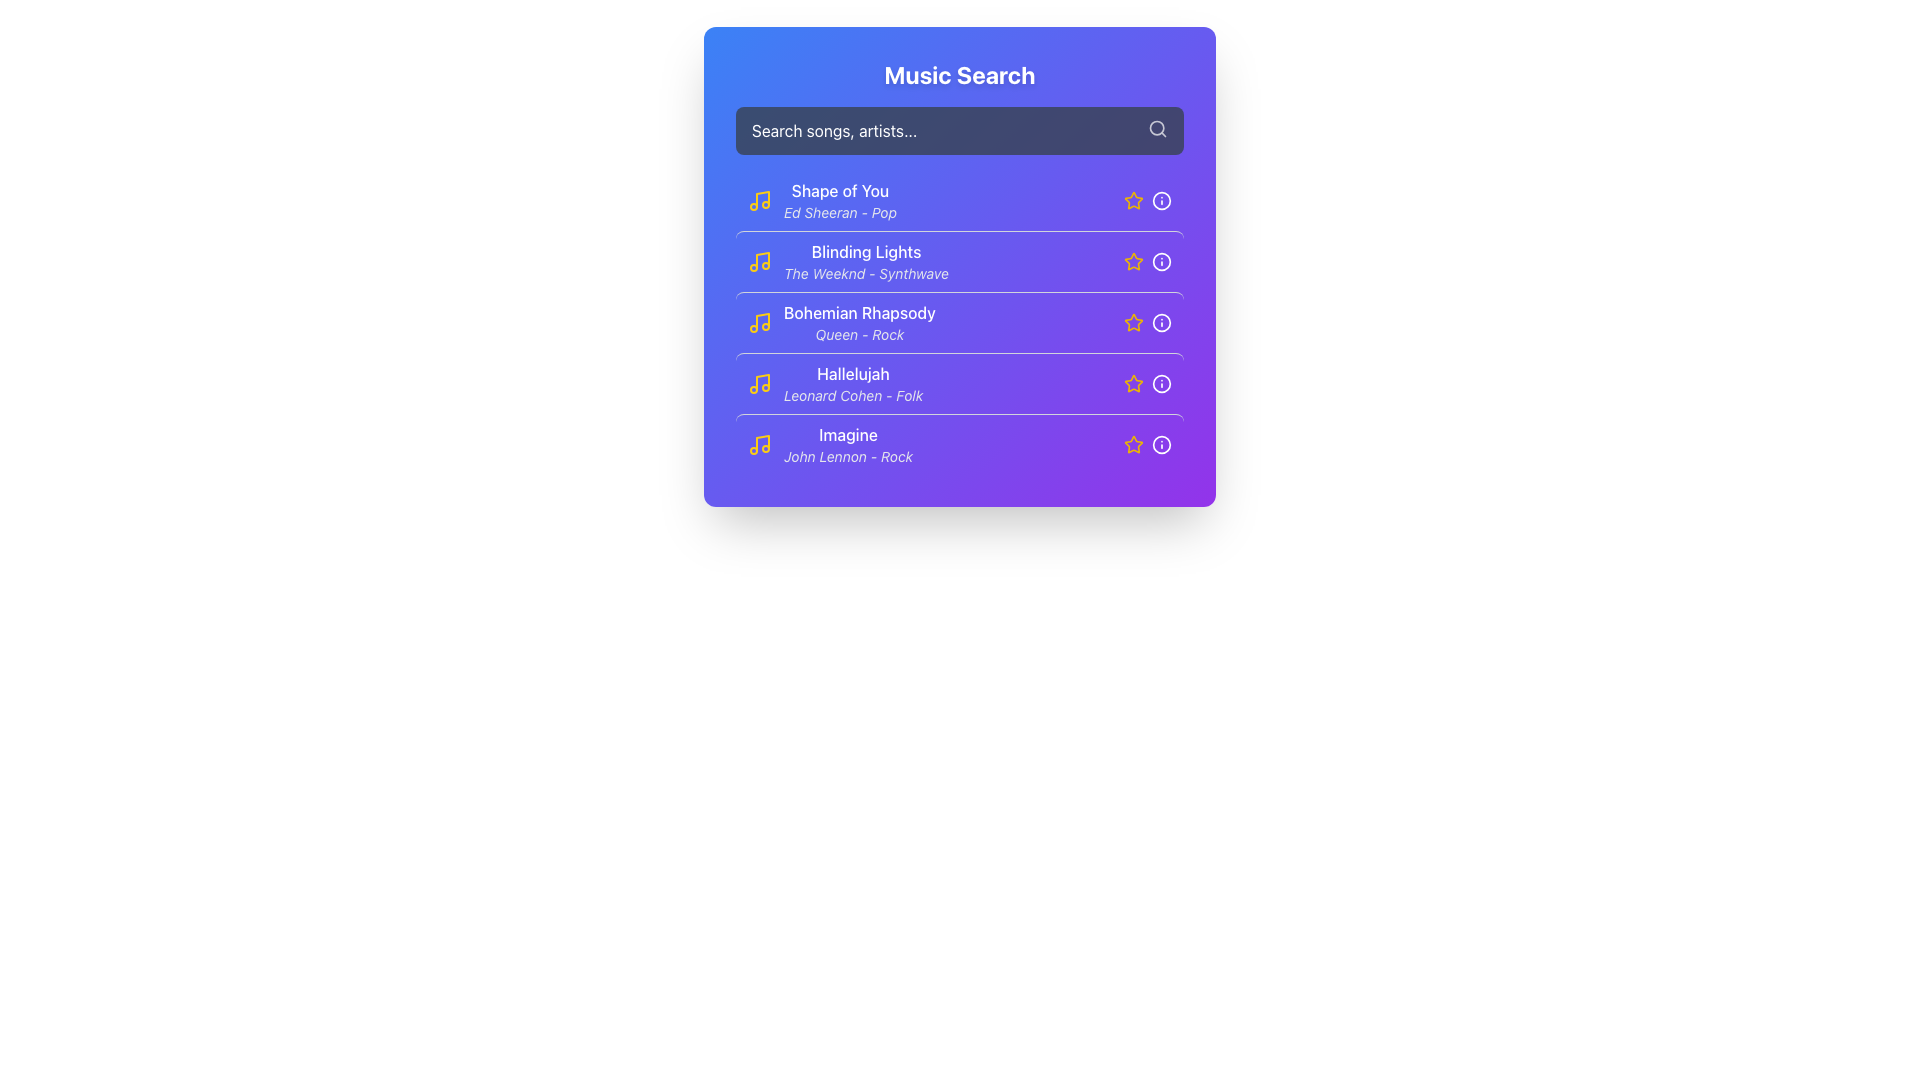 This screenshot has height=1080, width=1920. What do you see at coordinates (758, 443) in the screenshot?
I see `the music track icon for the song 'Imagine' by John Lennon, which is positioned at the beginning of its line in the music search interface` at bounding box center [758, 443].